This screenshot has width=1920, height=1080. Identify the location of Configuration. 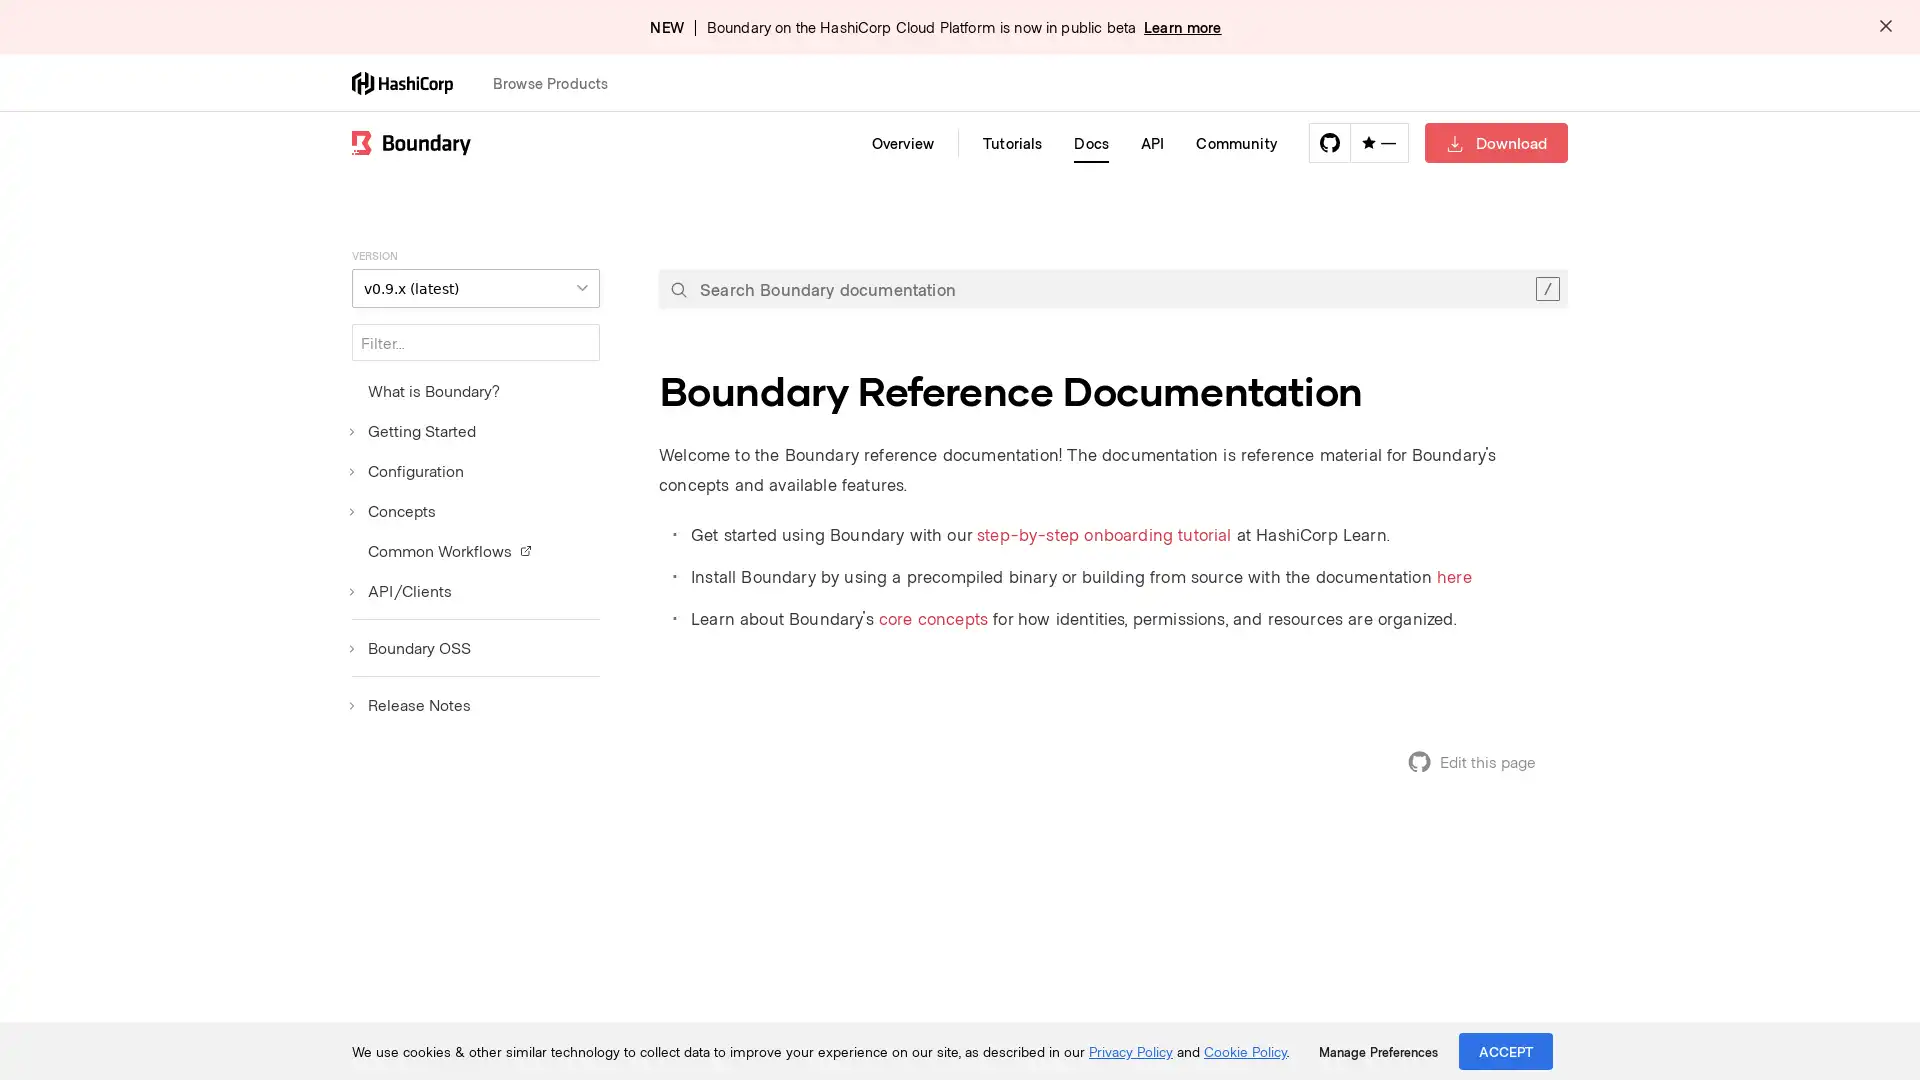
(407, 470).